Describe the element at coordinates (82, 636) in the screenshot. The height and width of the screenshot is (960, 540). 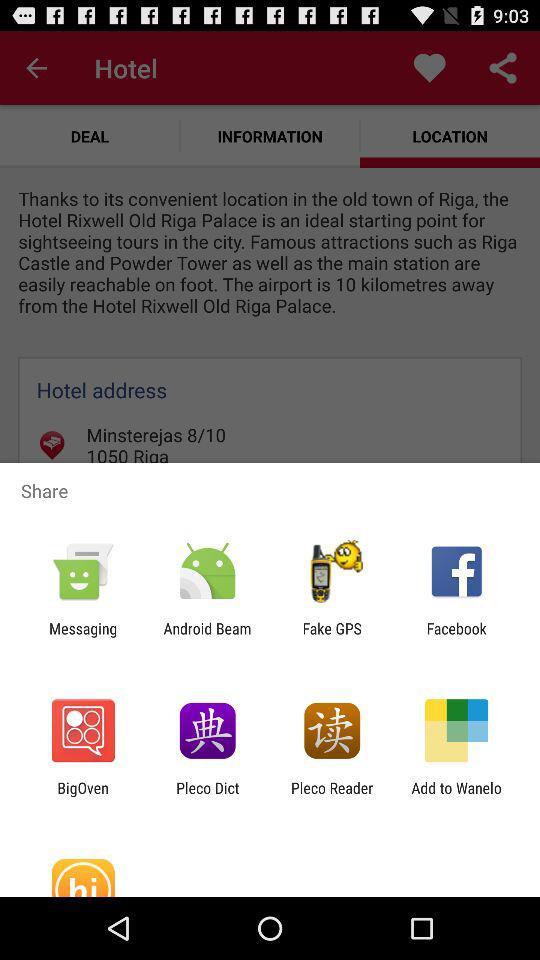
I see `the app to the left of the android beam app` at that location.